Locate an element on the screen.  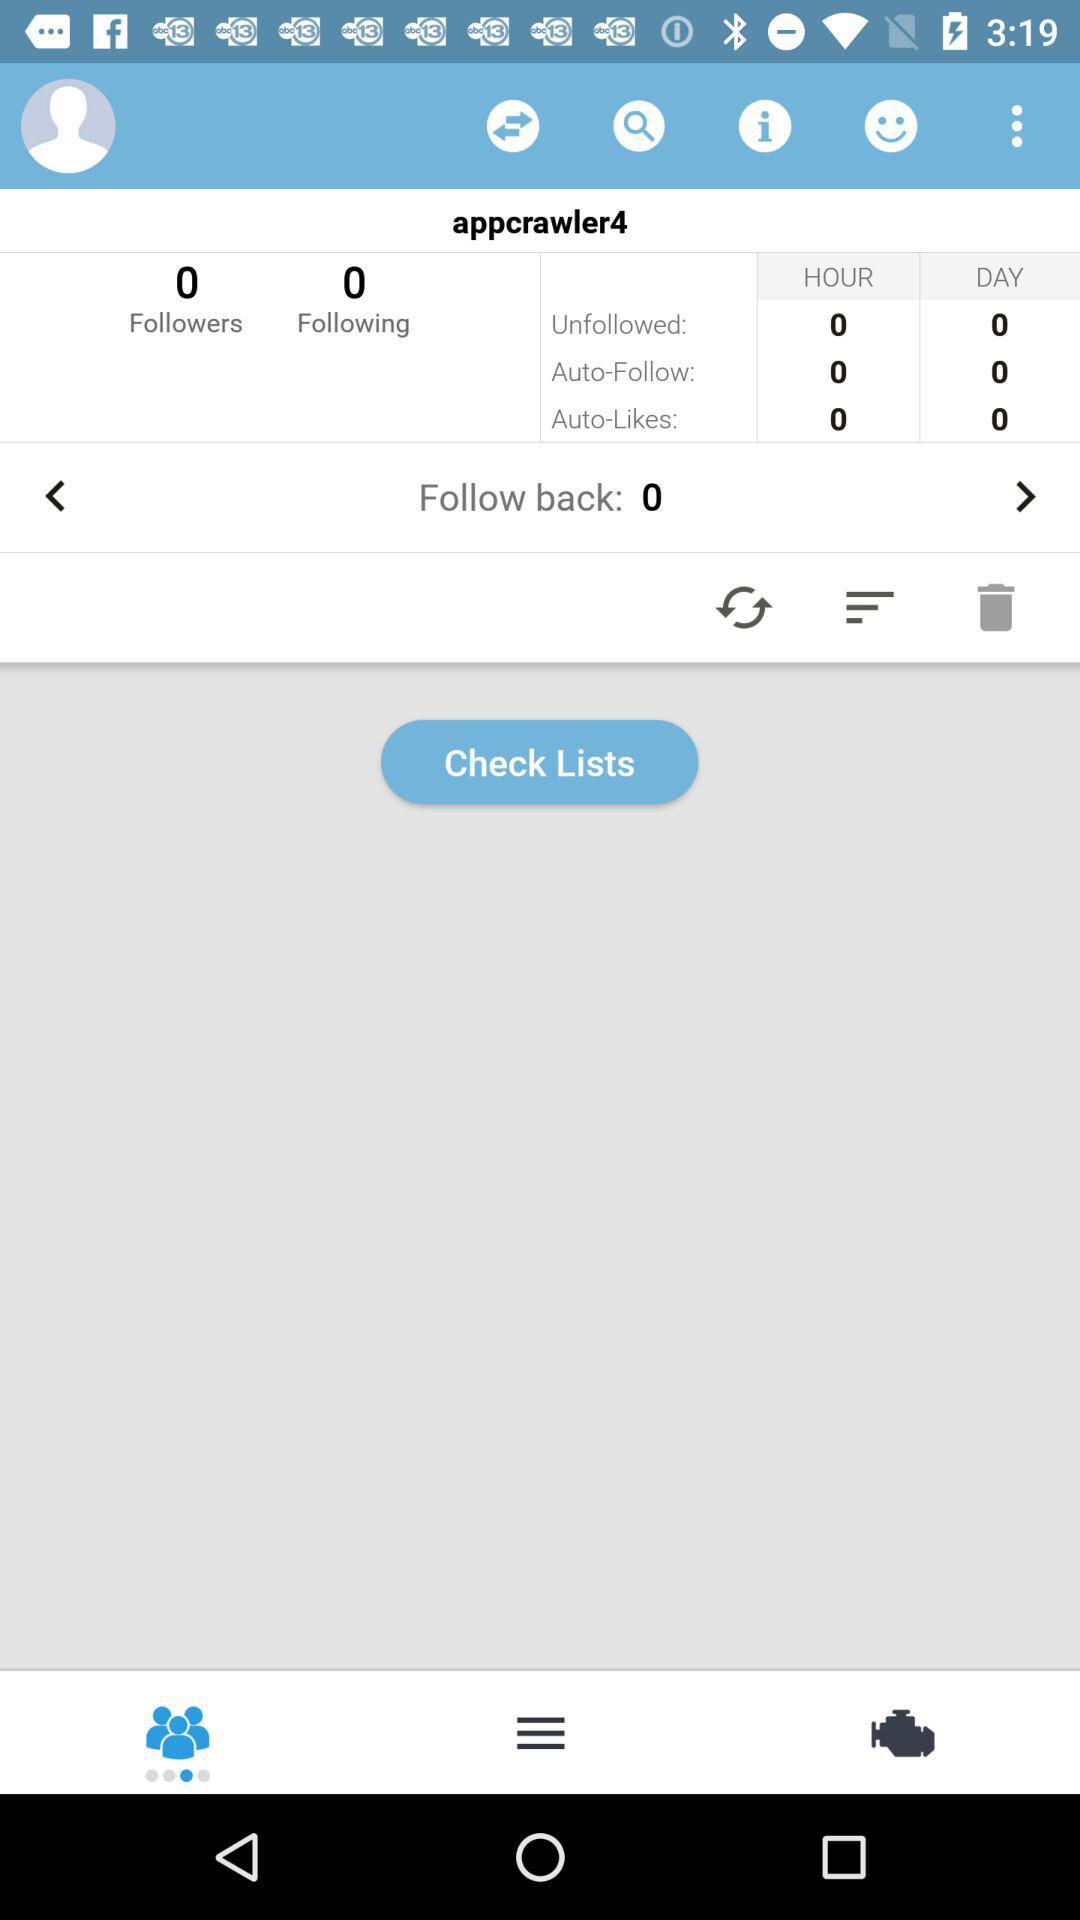
the filter_list icon is located at coordinates (869, 606).